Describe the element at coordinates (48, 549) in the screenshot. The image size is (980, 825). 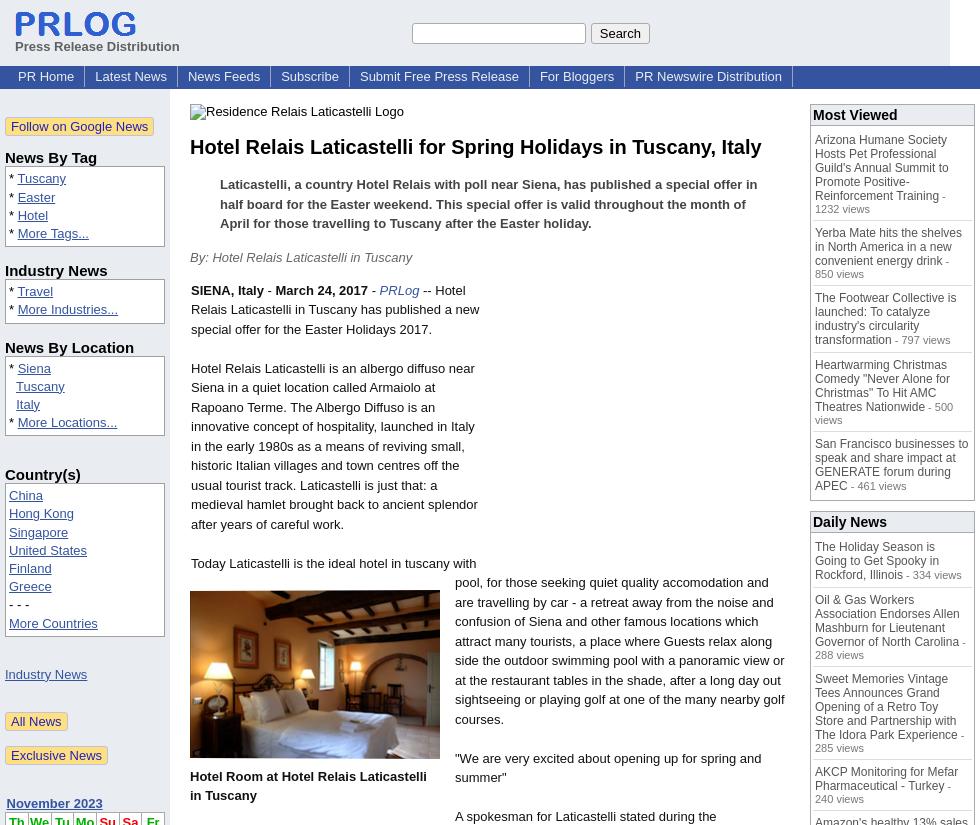
I see `'United States'` at that location.